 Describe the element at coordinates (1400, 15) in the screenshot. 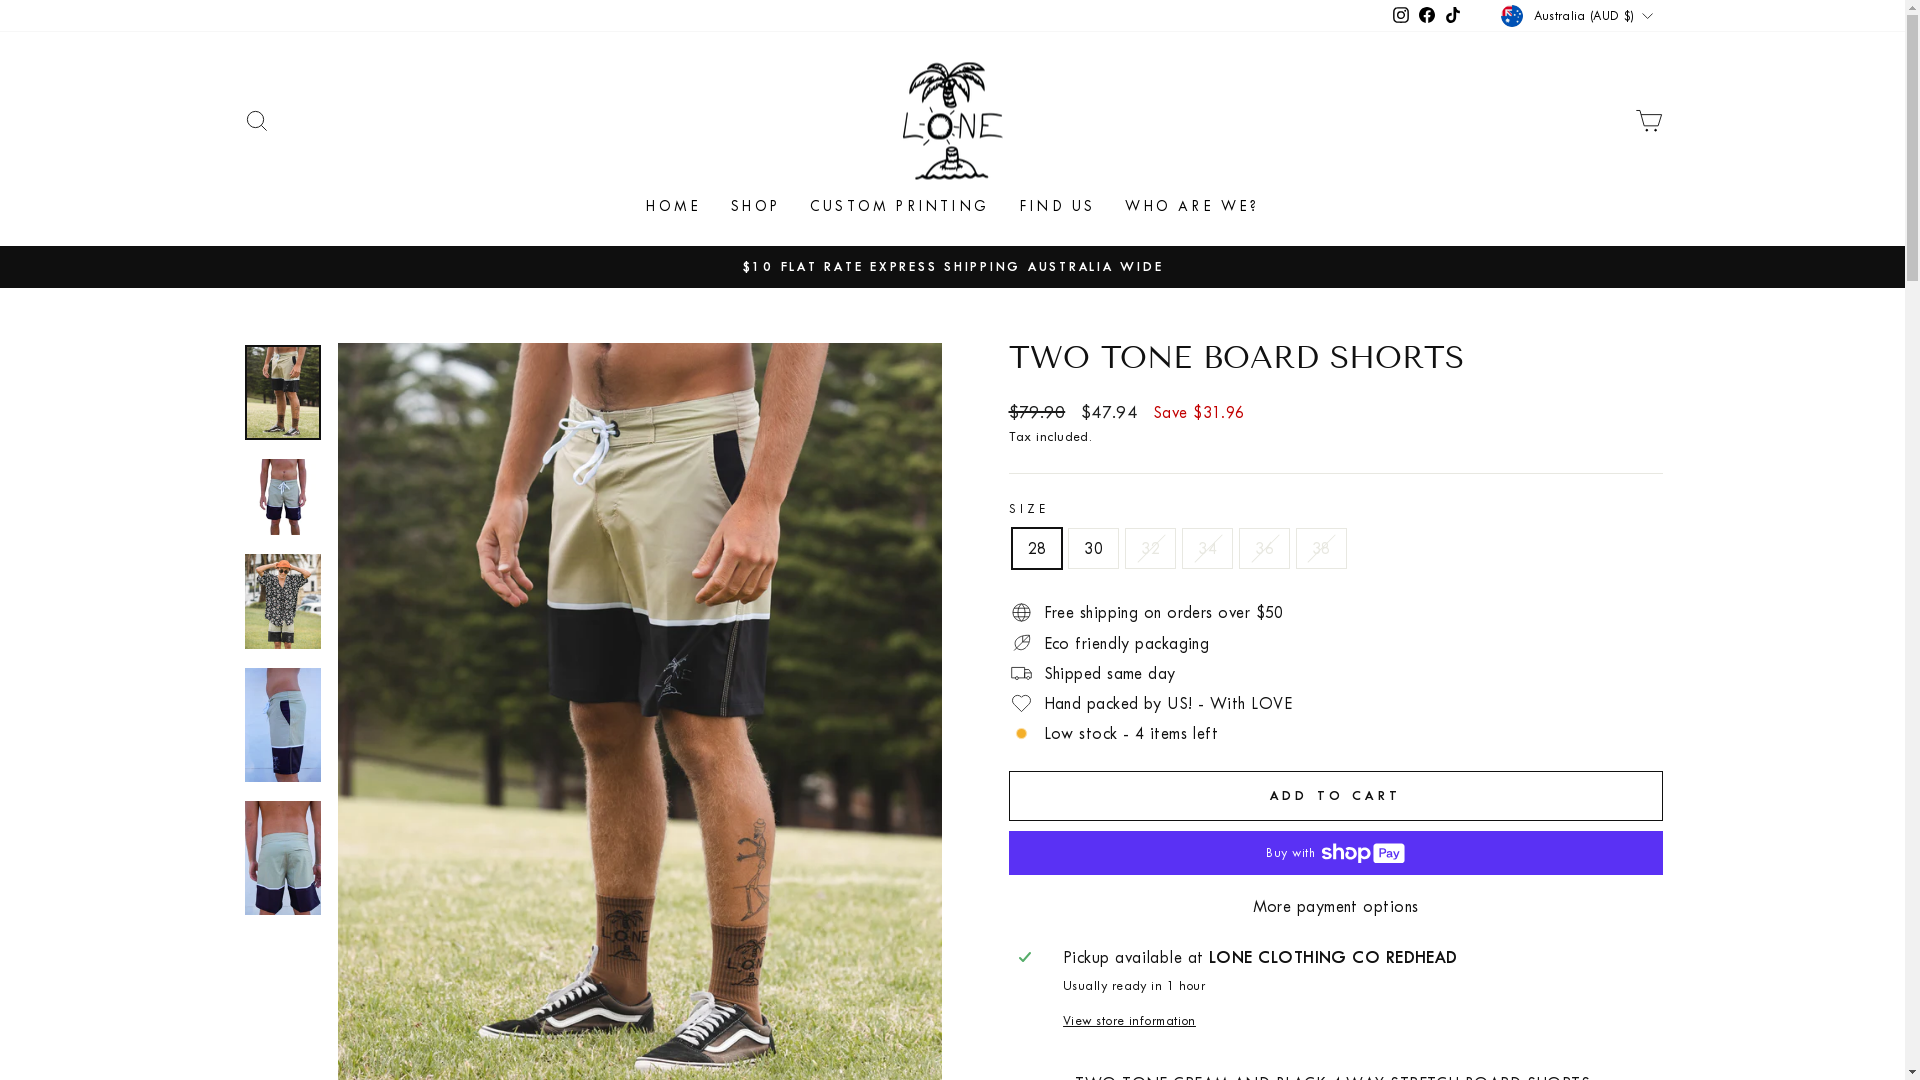

I see `'Instagram'` at that location.